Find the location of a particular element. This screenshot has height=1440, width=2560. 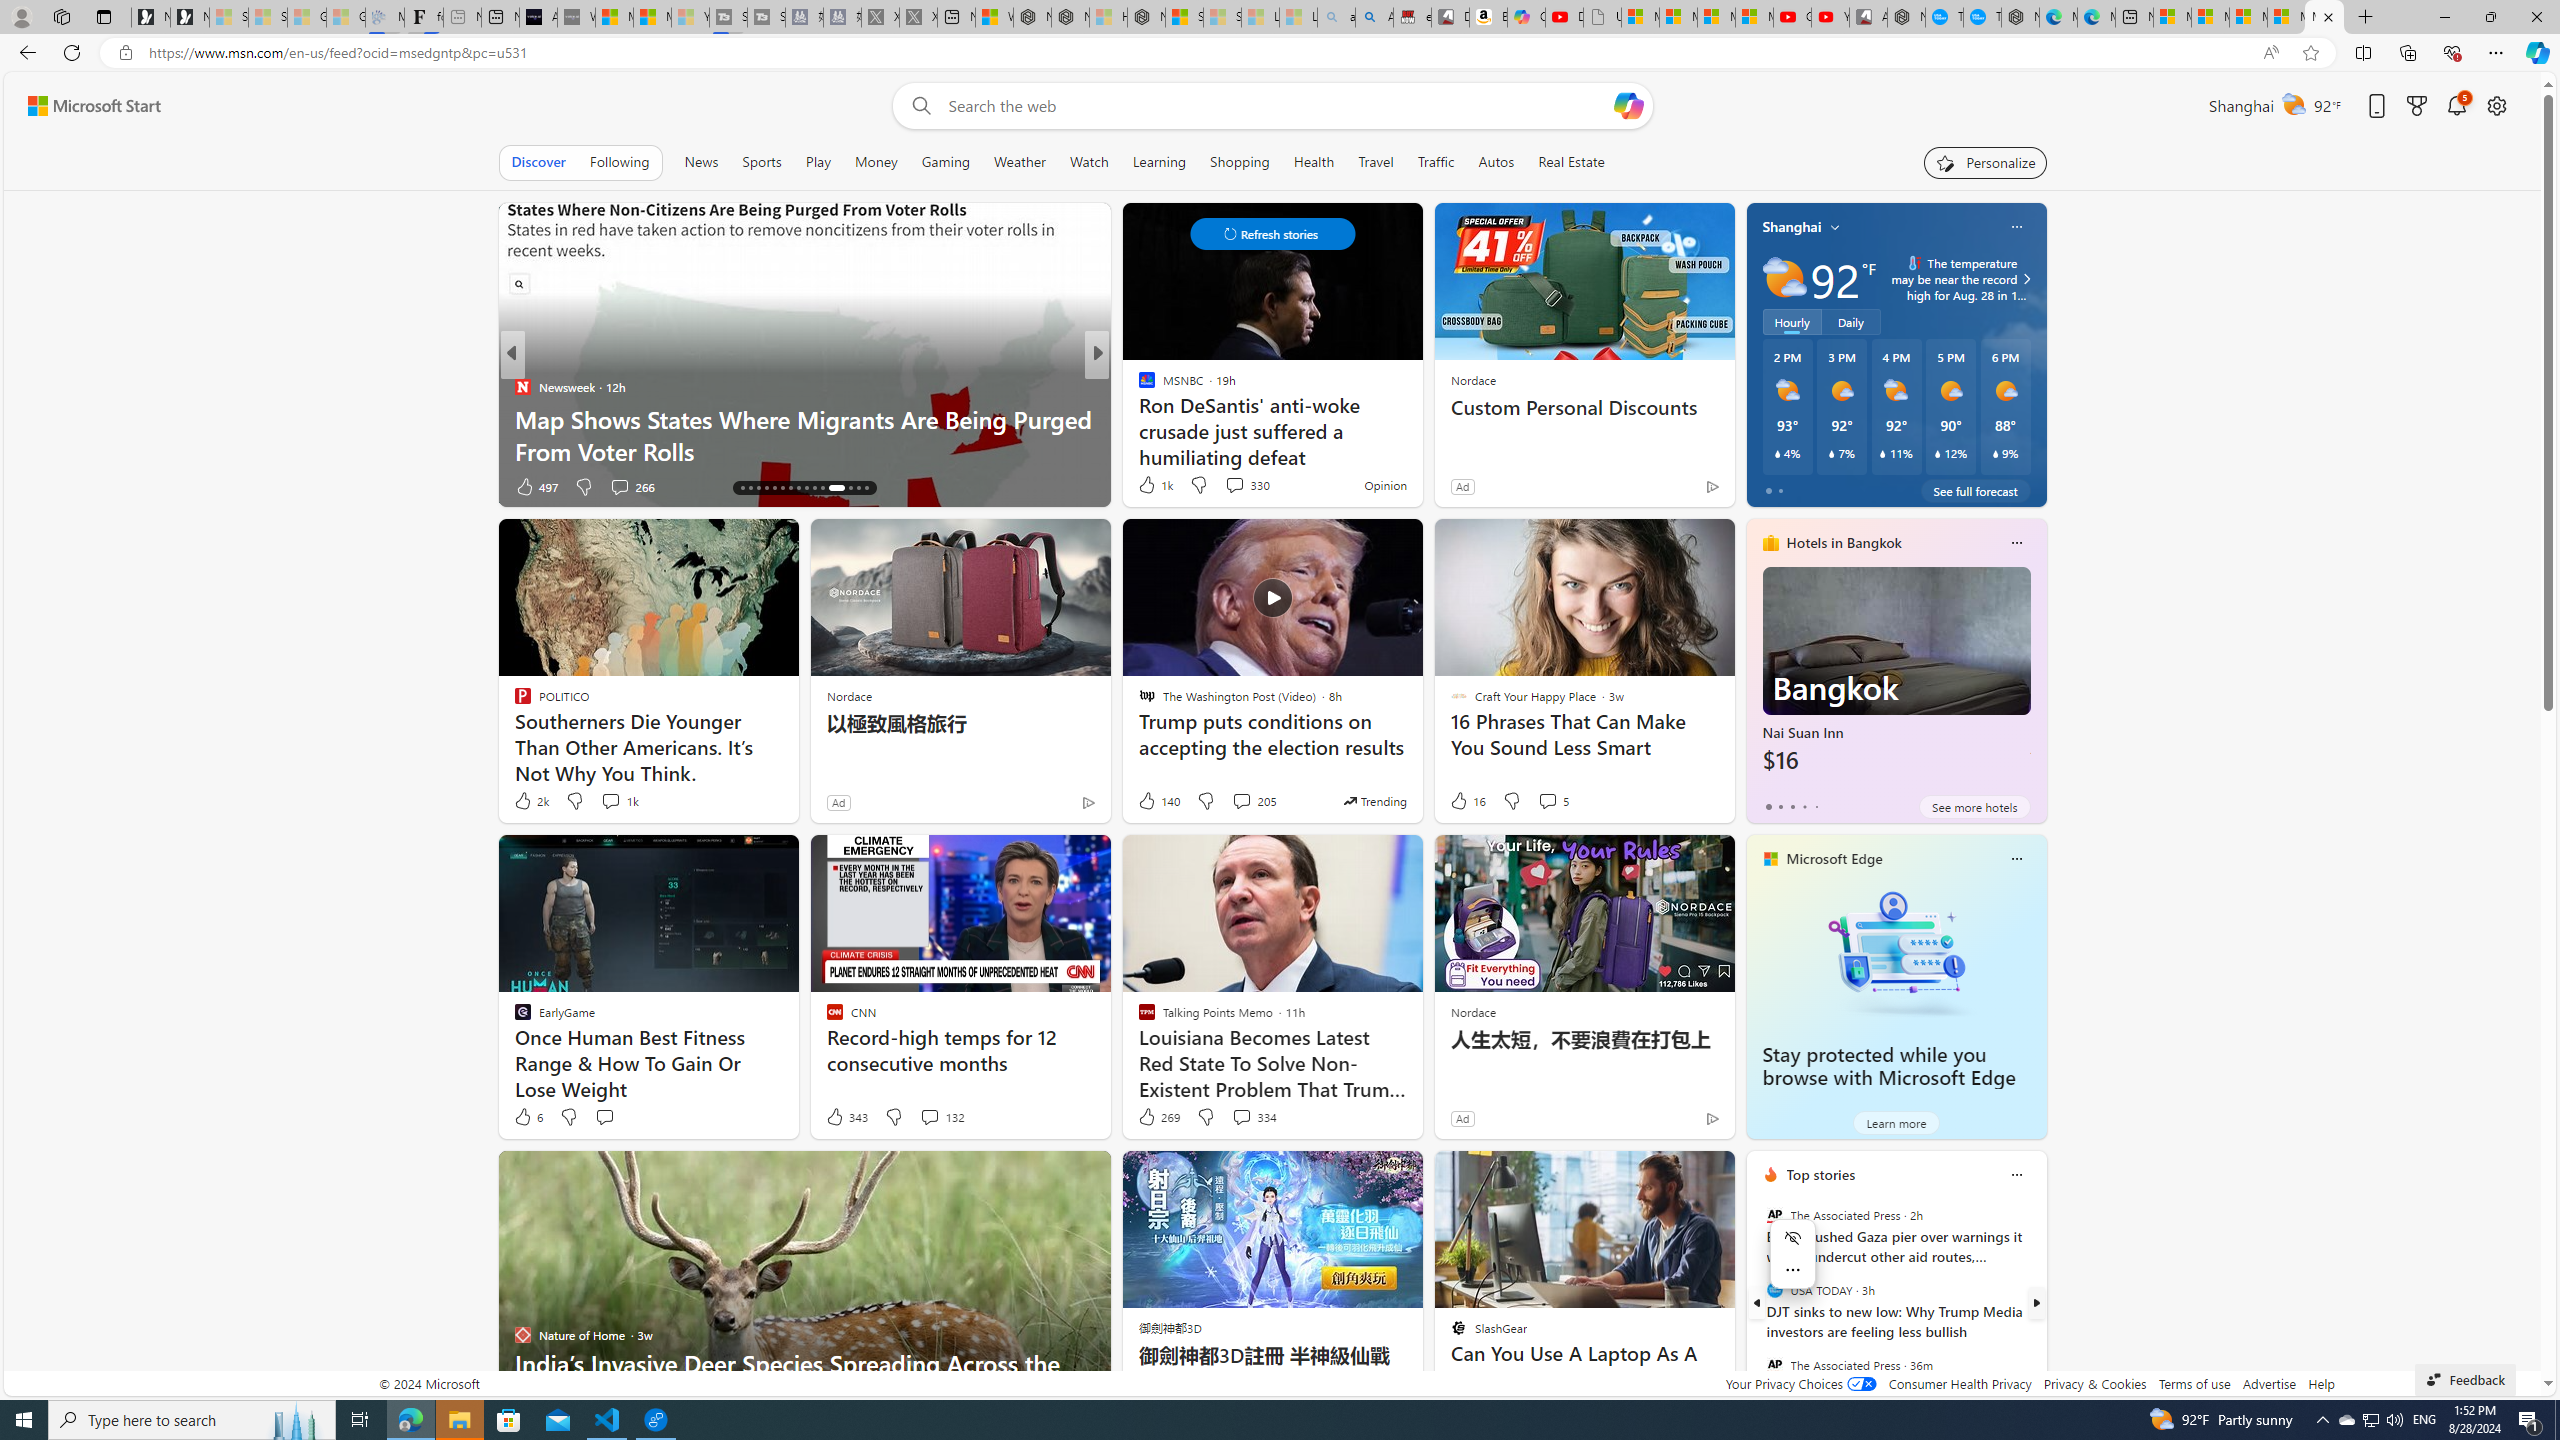

'View comments 334 Comment' is located at coordinates (1253, 1115).